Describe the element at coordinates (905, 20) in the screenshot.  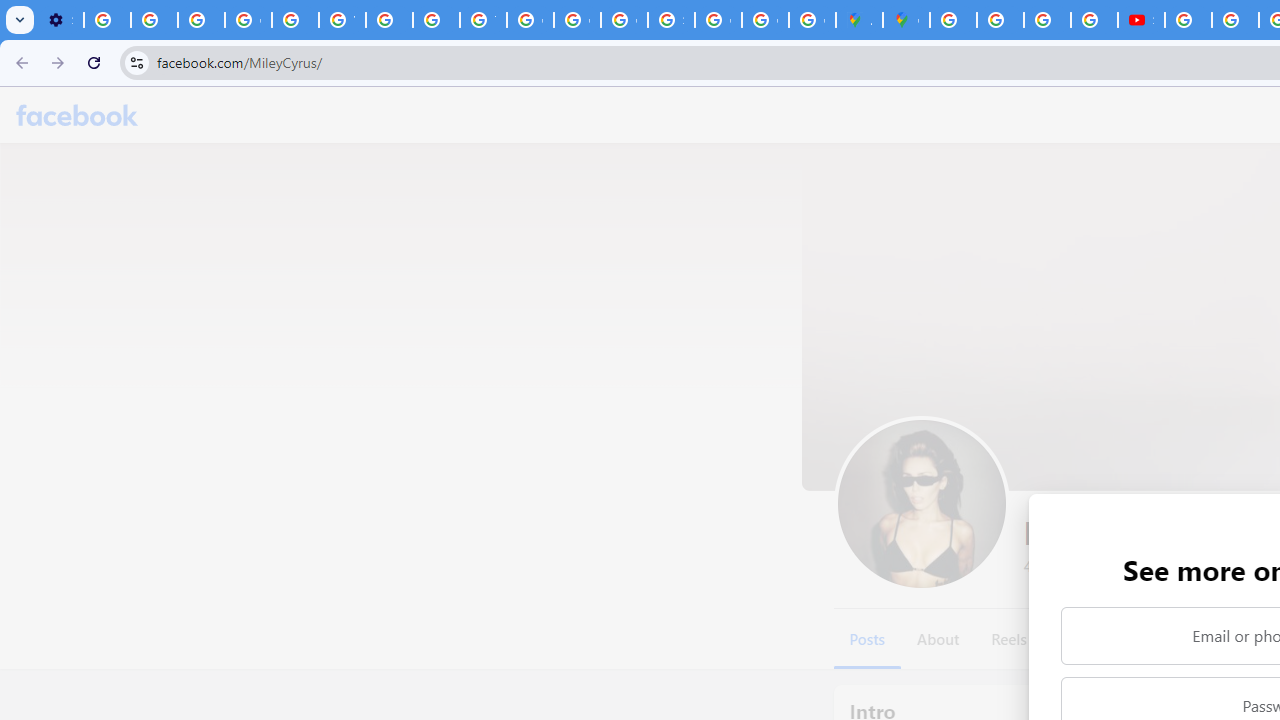
I see `'Google Maps'` at that location.